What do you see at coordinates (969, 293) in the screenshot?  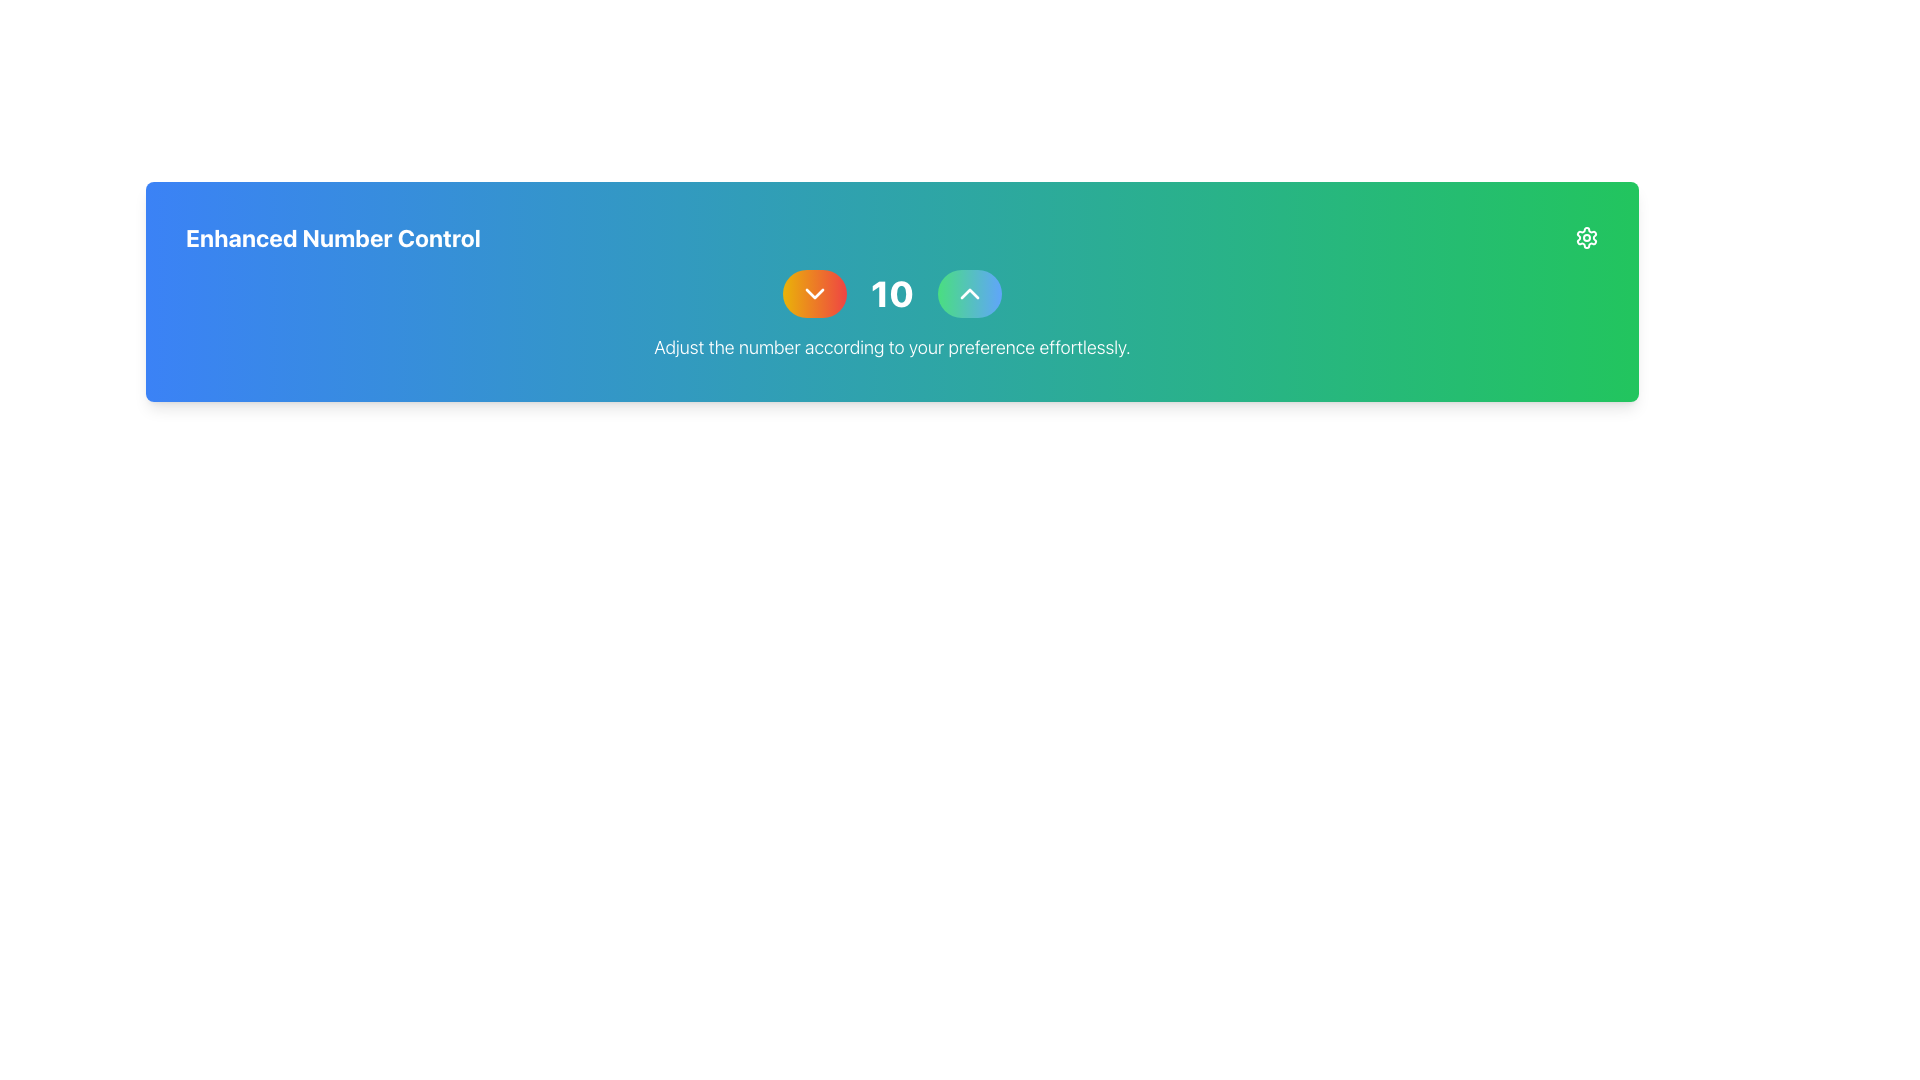 I see `the circular button with a gradient background and upward arrow icon` at bounding box center [969, 293].